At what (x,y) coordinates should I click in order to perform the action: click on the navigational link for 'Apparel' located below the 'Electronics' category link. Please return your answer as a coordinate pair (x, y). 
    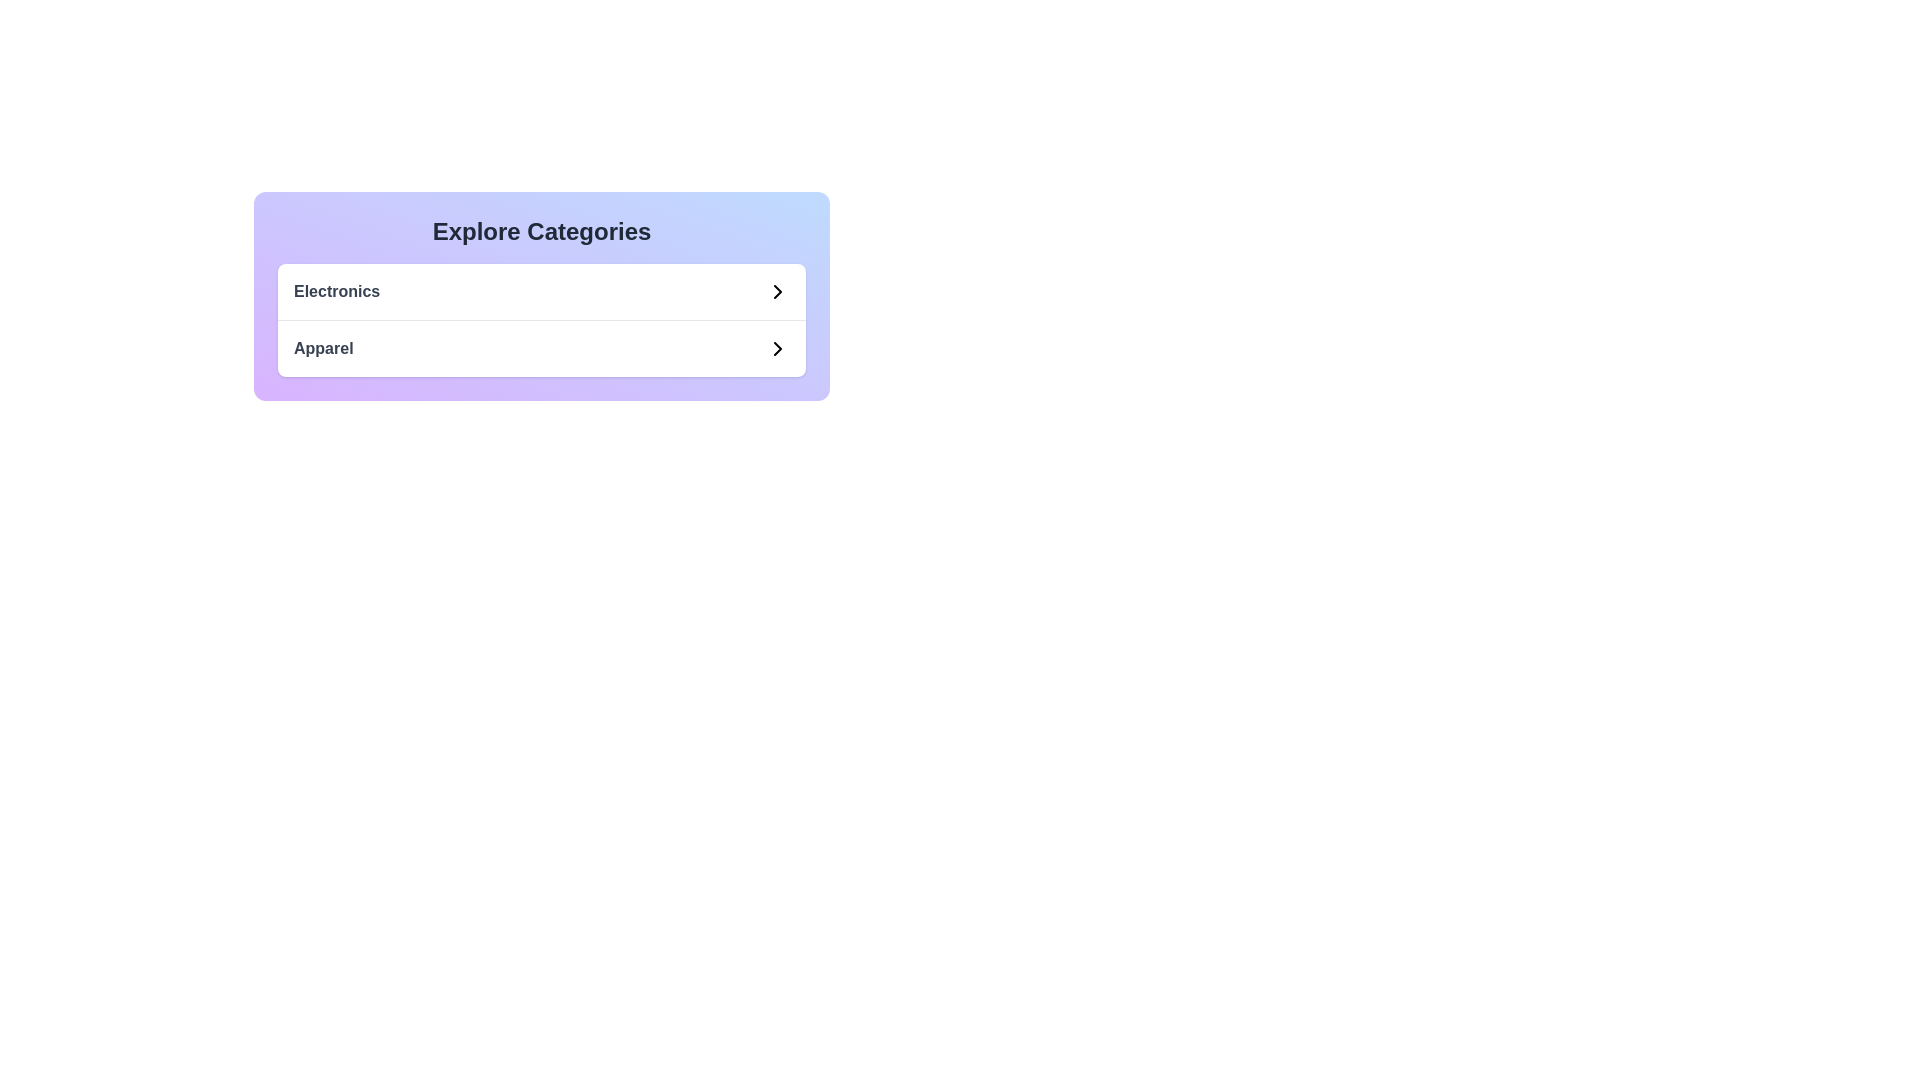
    Looking at the image, I should click on (542, 347).